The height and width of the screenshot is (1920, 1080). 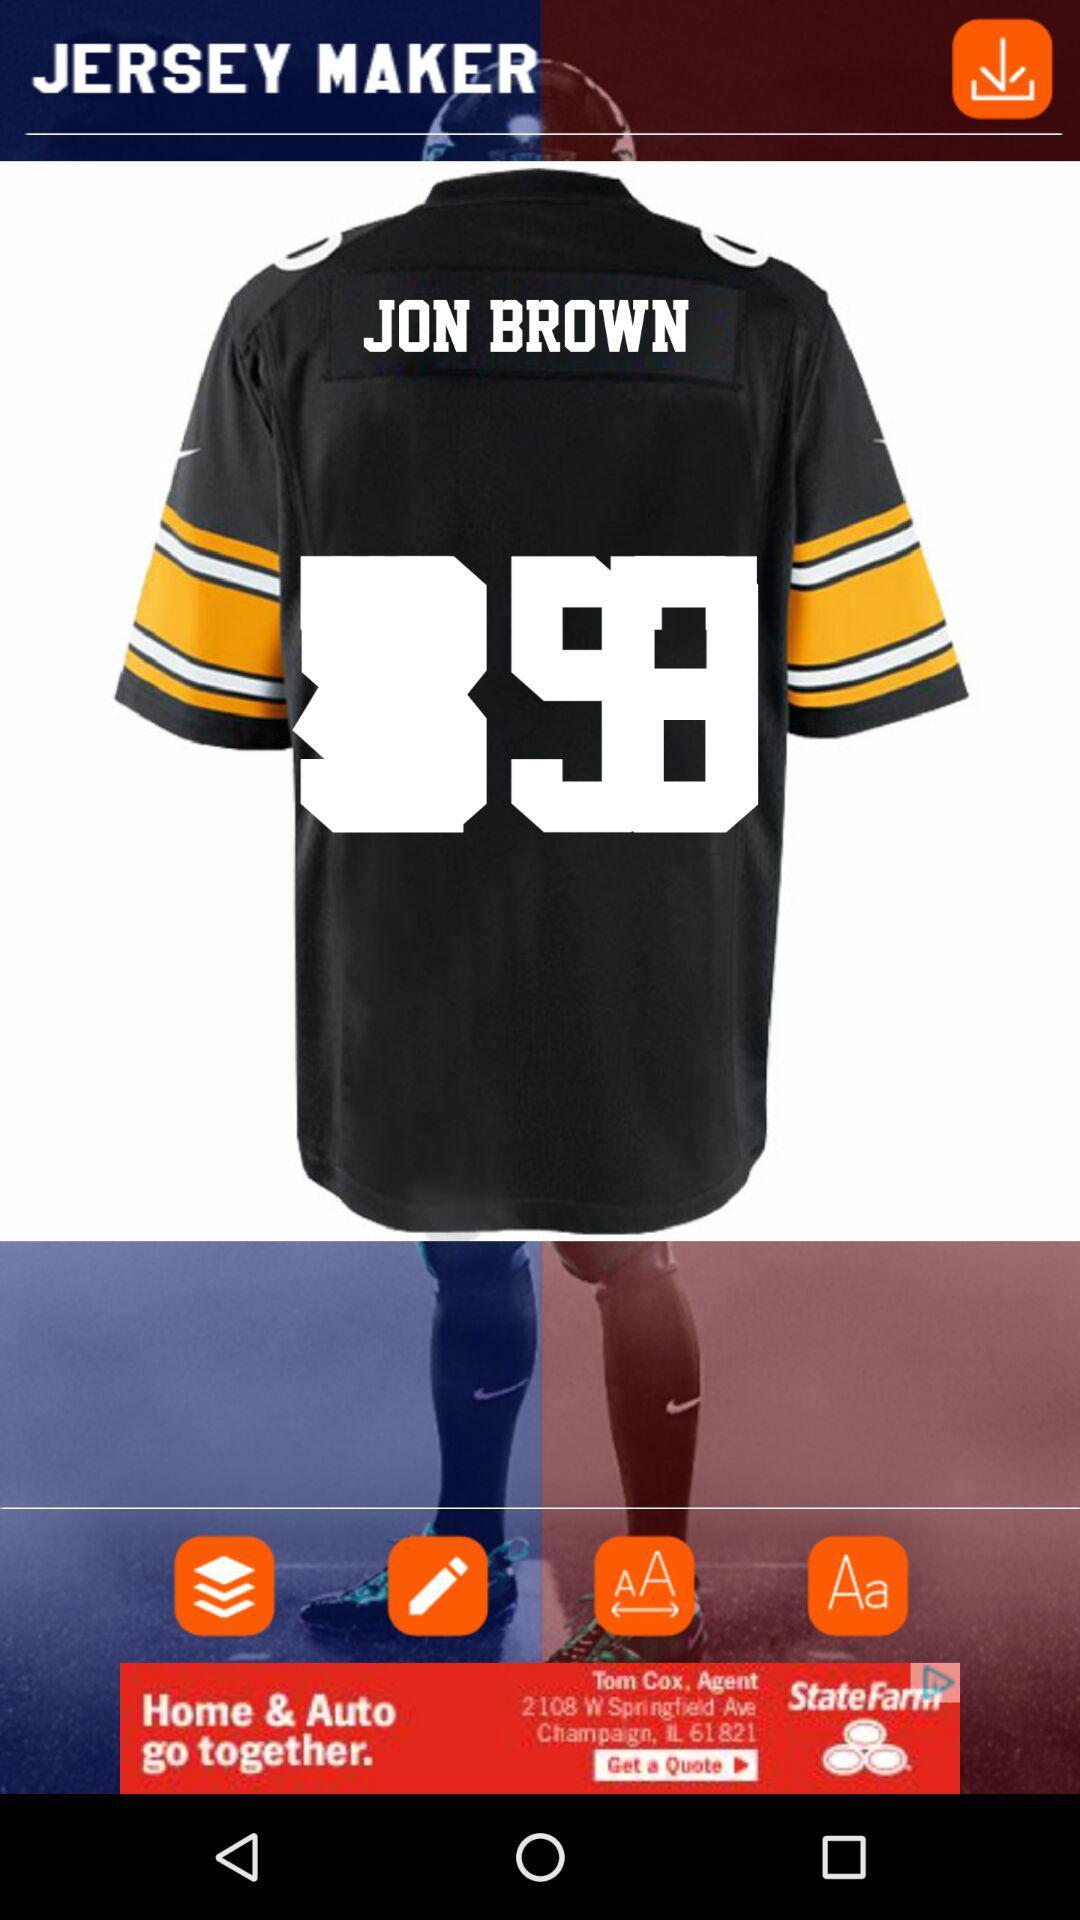 I want to click on open advertisement, so click(x=540, y=1727).